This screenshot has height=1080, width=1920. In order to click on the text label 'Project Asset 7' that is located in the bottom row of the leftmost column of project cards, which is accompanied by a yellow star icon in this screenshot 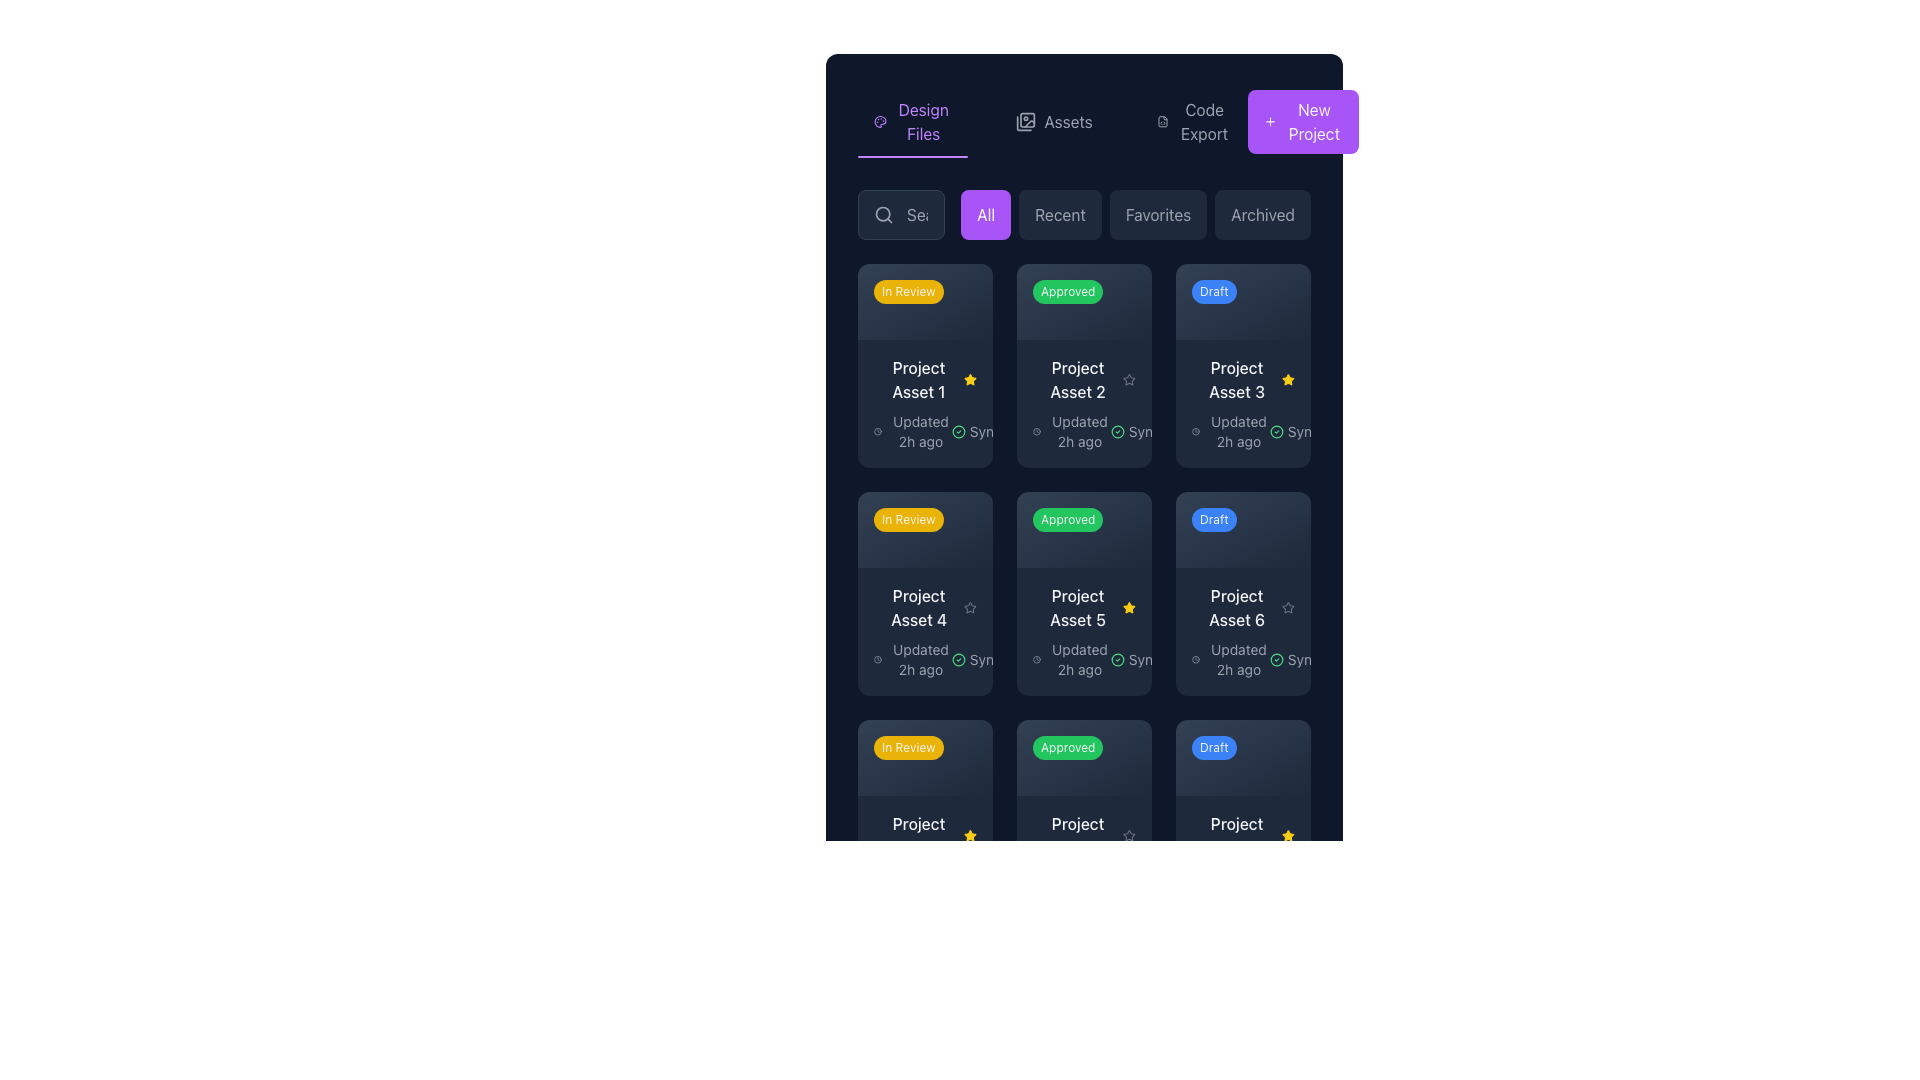, I will do `click(924, 835)`.